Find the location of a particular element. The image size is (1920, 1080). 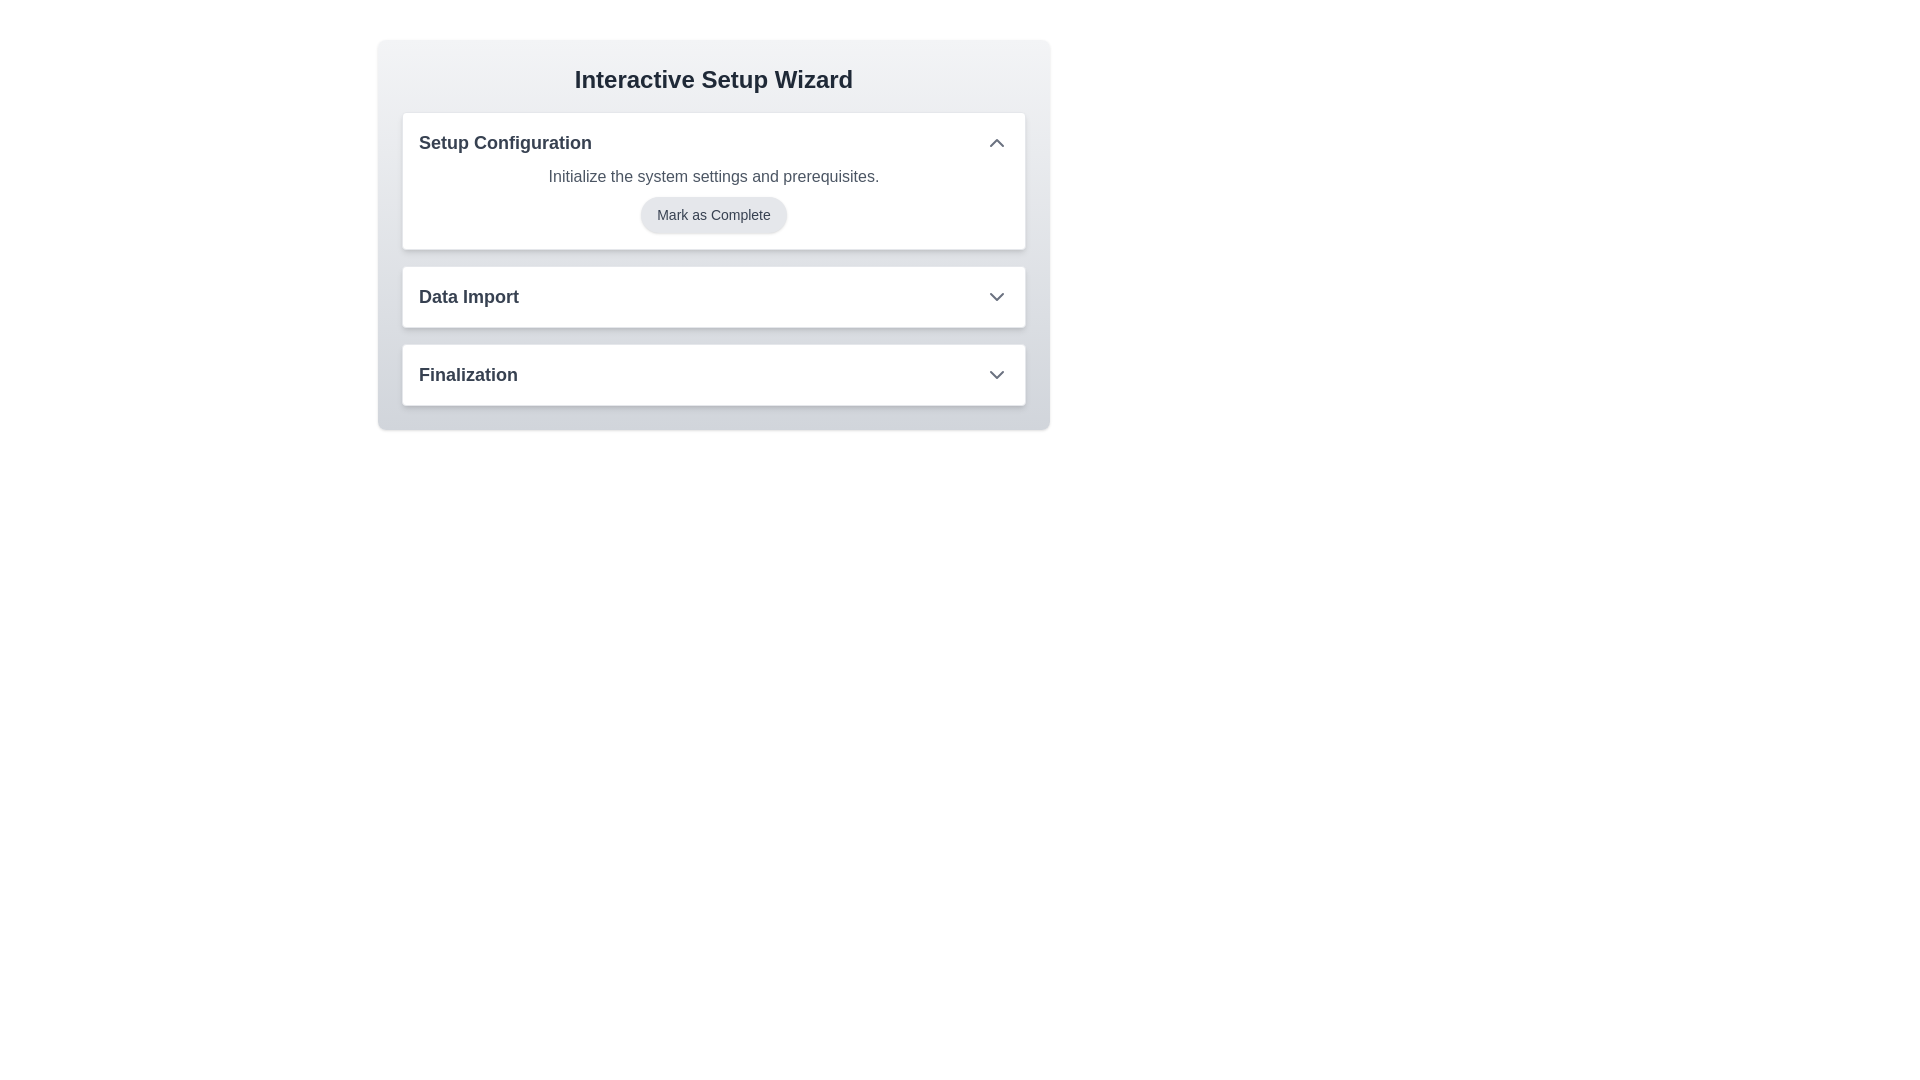

the upward-pointing chevron icon button located in the 'Setup Configuration' section, positioned at the top-right corner of the section's header is located at coordinates (997, 141).